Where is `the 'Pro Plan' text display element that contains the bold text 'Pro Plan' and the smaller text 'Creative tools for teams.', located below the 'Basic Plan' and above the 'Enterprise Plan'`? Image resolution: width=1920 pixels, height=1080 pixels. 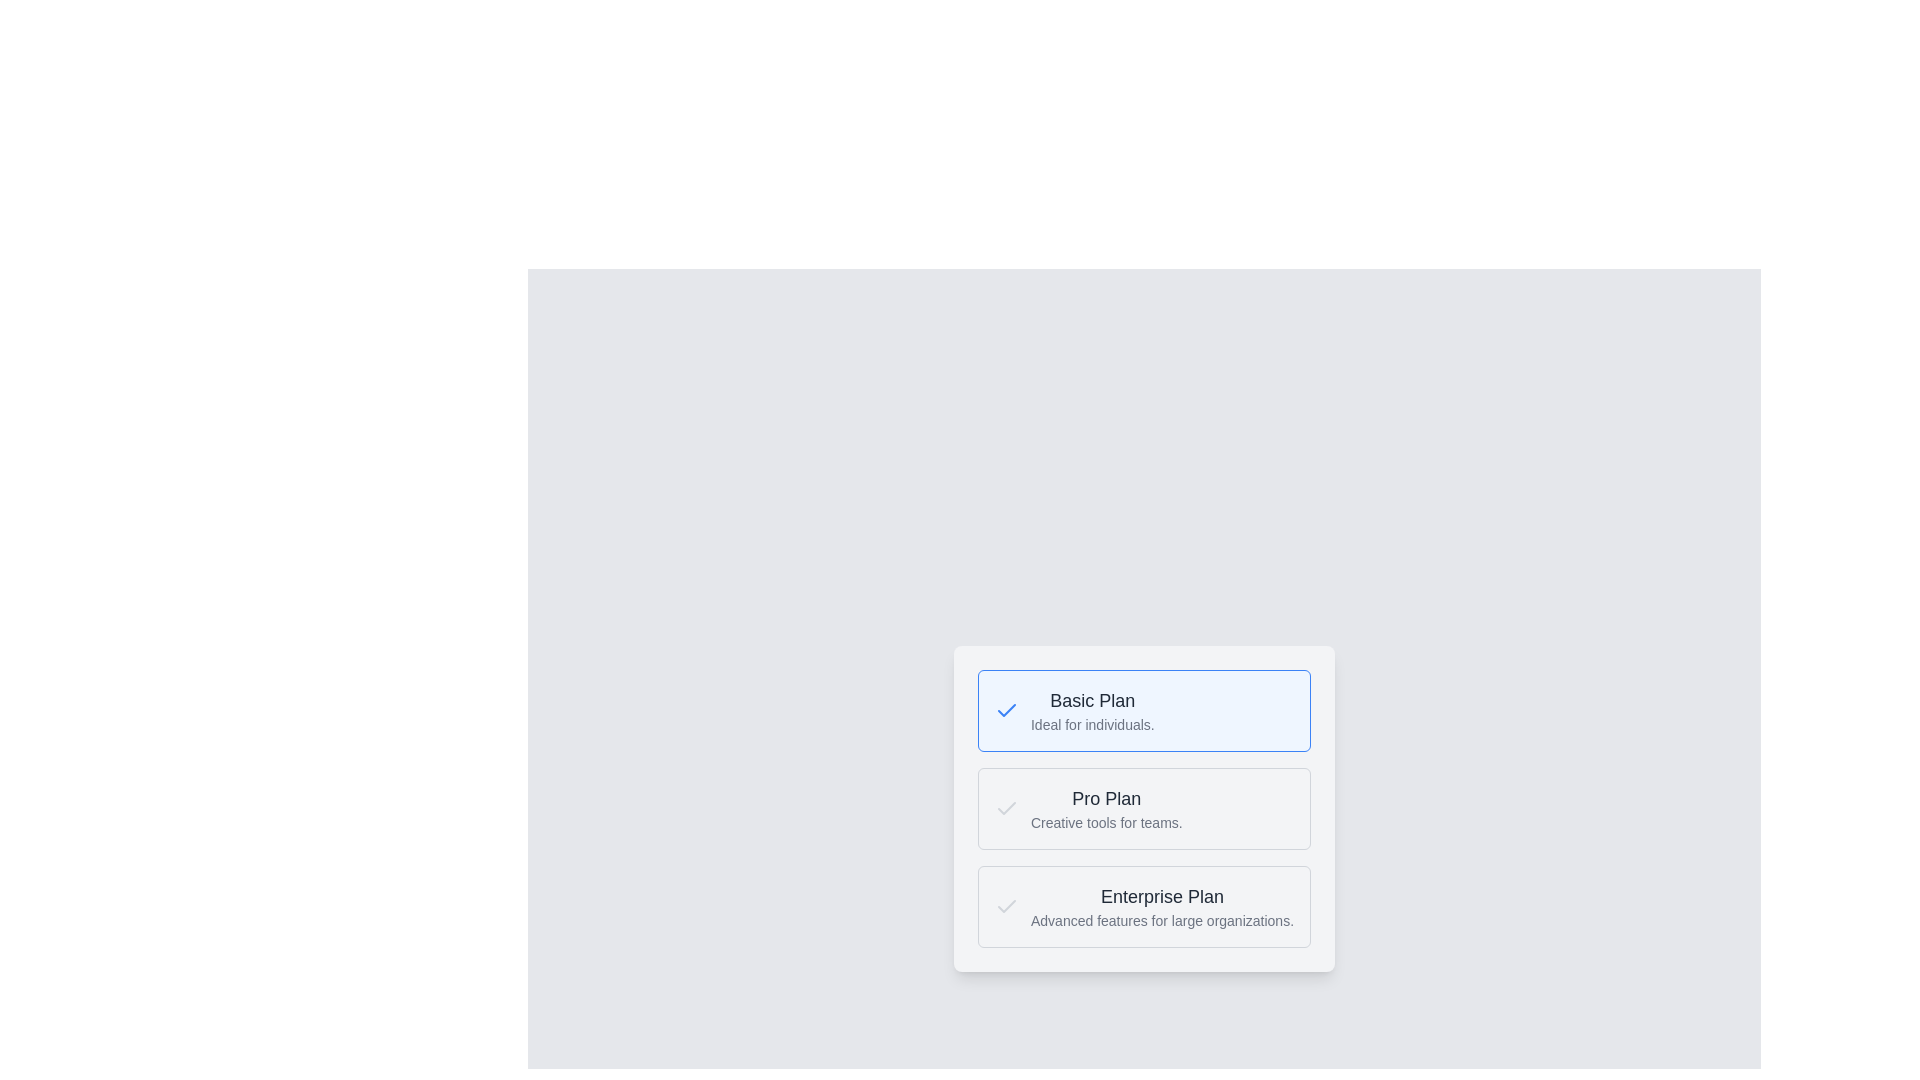
the 'Pro Plan' text display element that contains the bold text 'Pro Plan' and the smaller text 'Creative tools for teams.', located below the 'Basic Plan' and above the 'Enterprise Plan' is located at coordinates (1105, 808).